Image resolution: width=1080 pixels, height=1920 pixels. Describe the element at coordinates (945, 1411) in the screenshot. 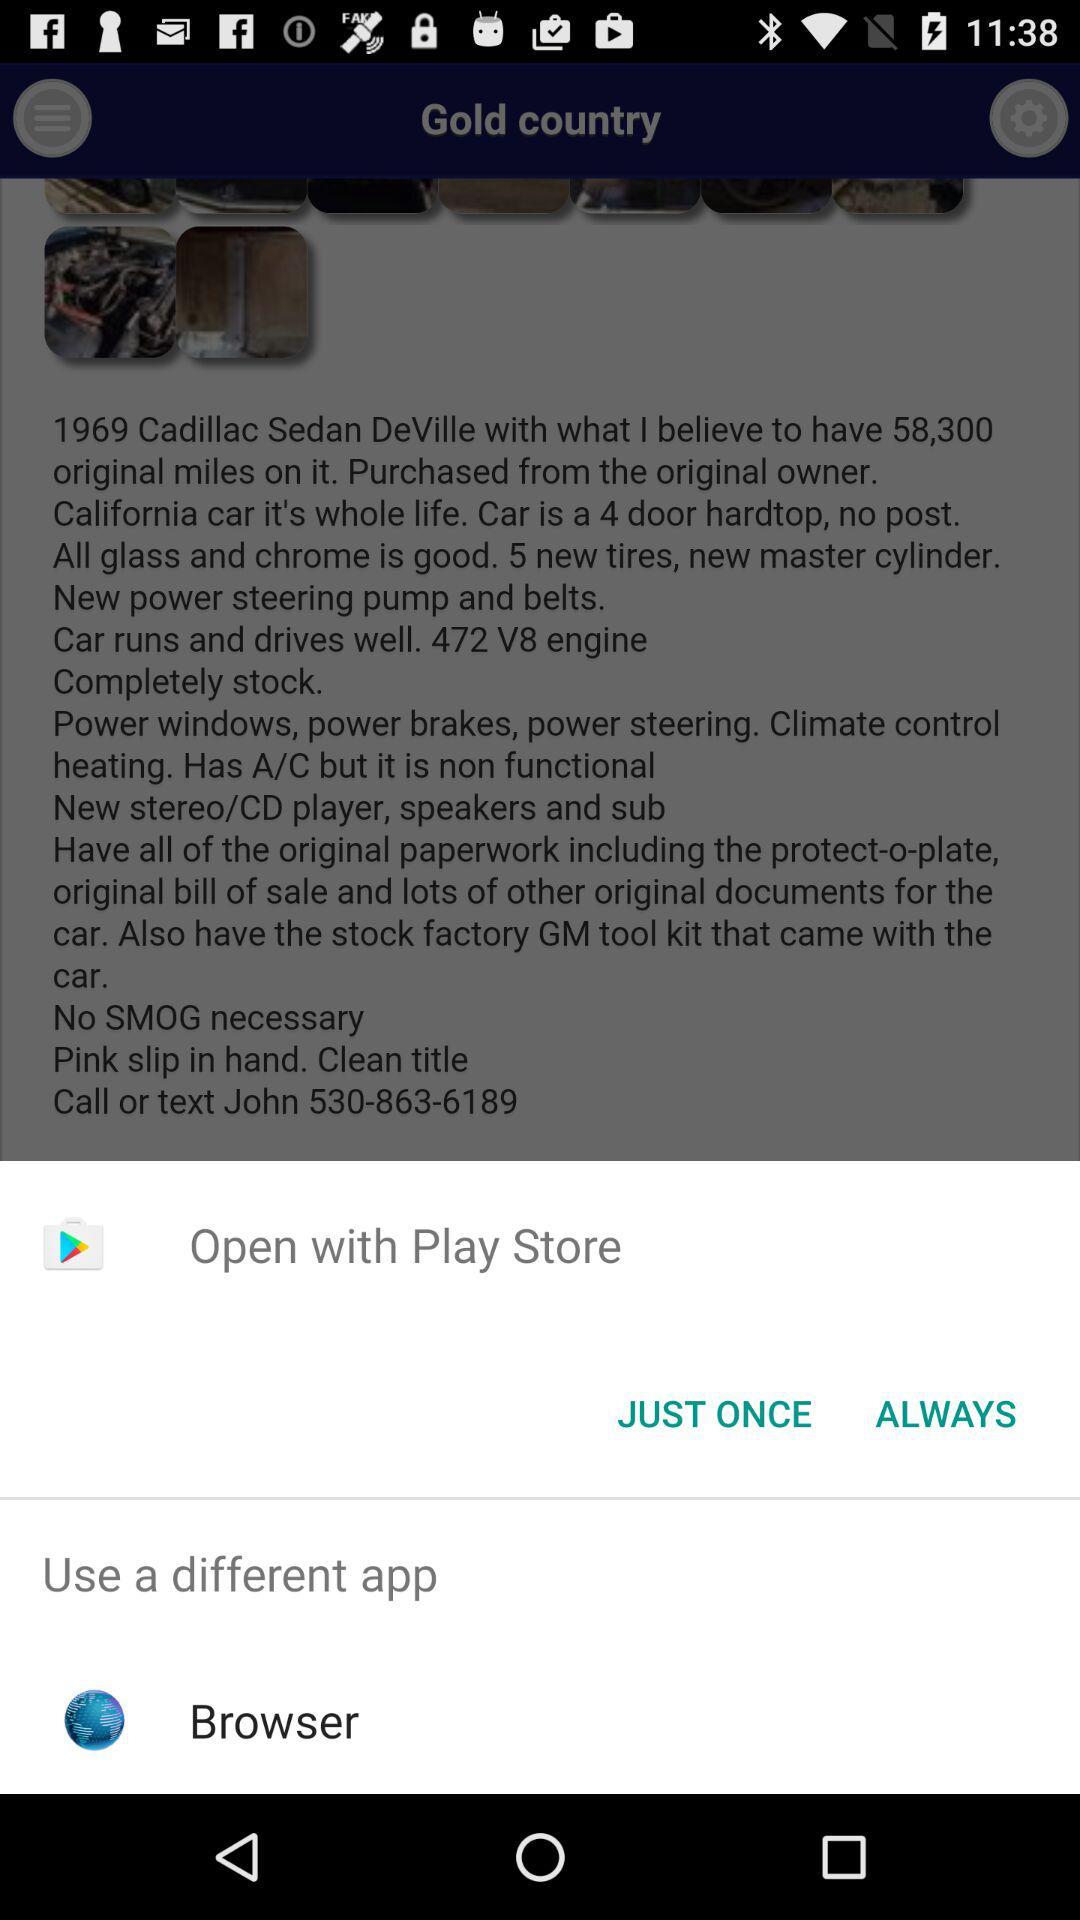

I see `the always` at that location.